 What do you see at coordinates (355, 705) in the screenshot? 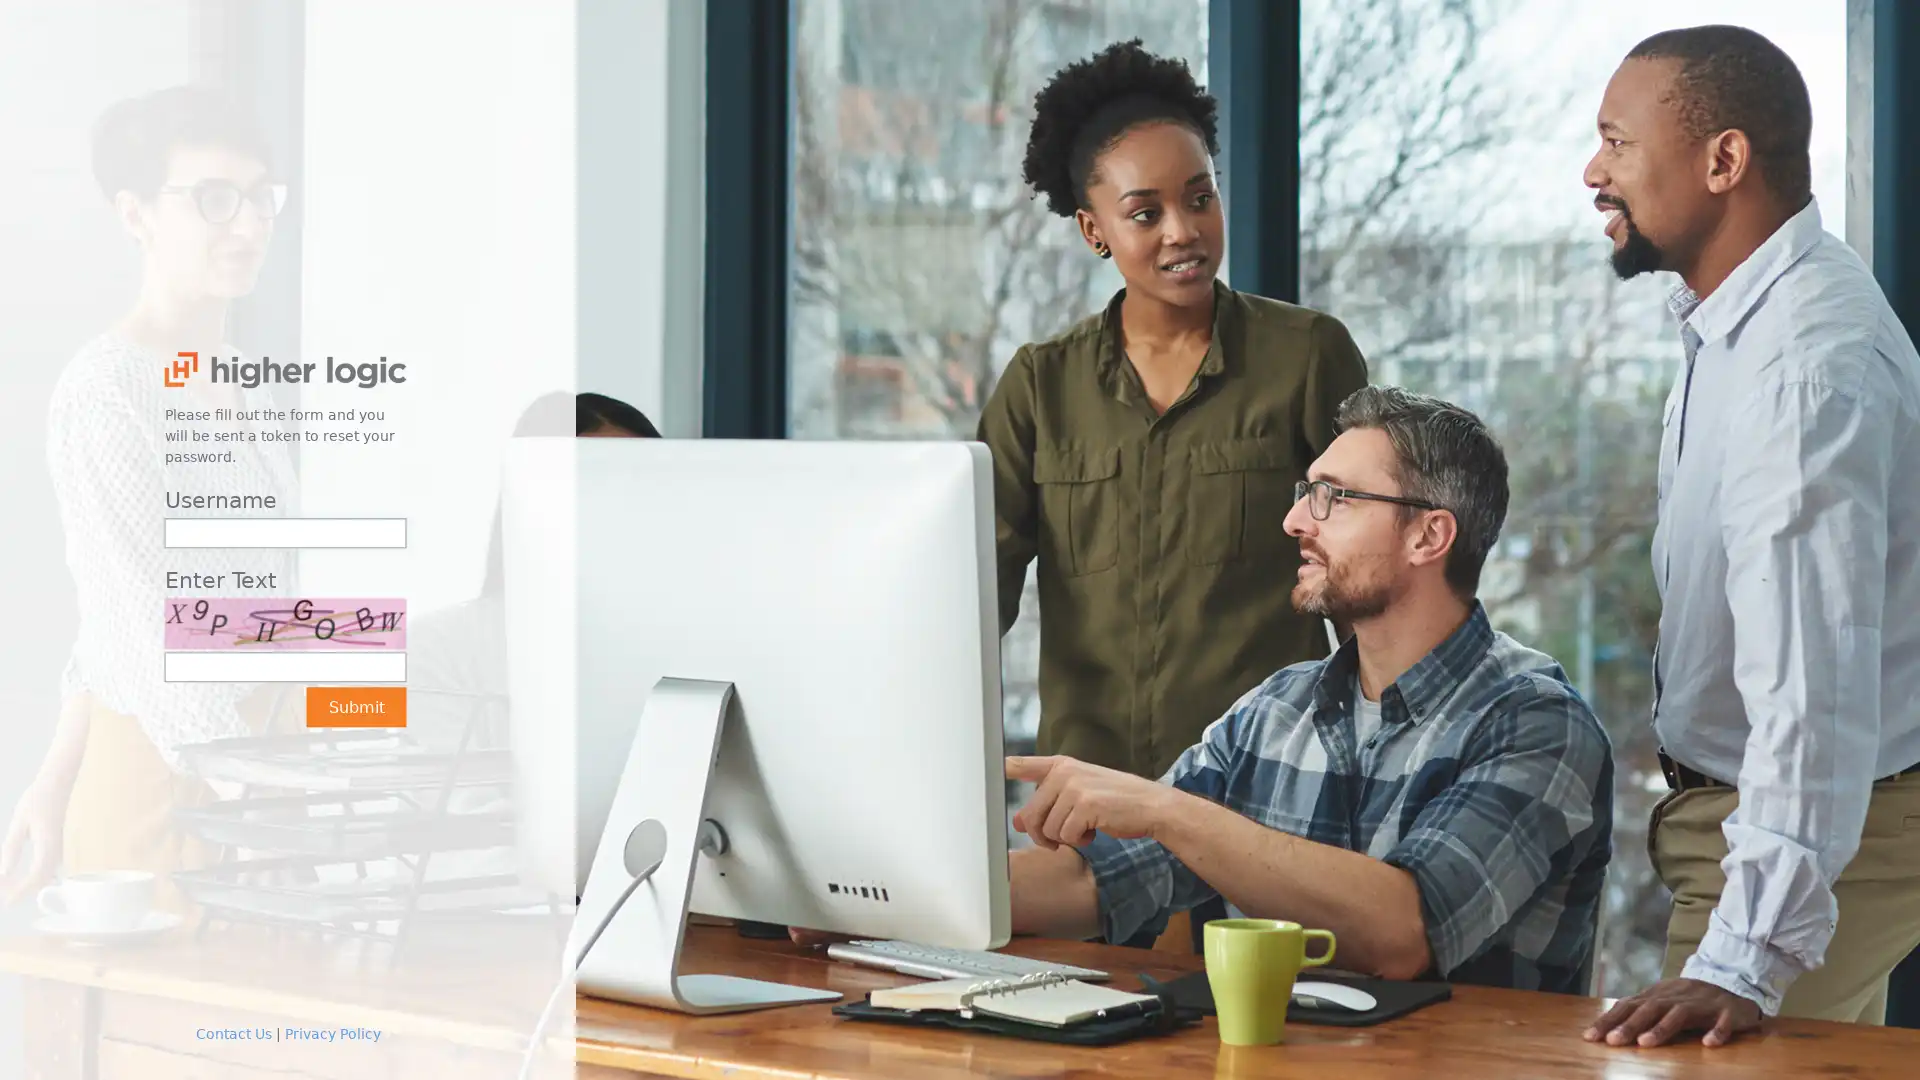
I see `Submit` at bounding box center [355, 705].